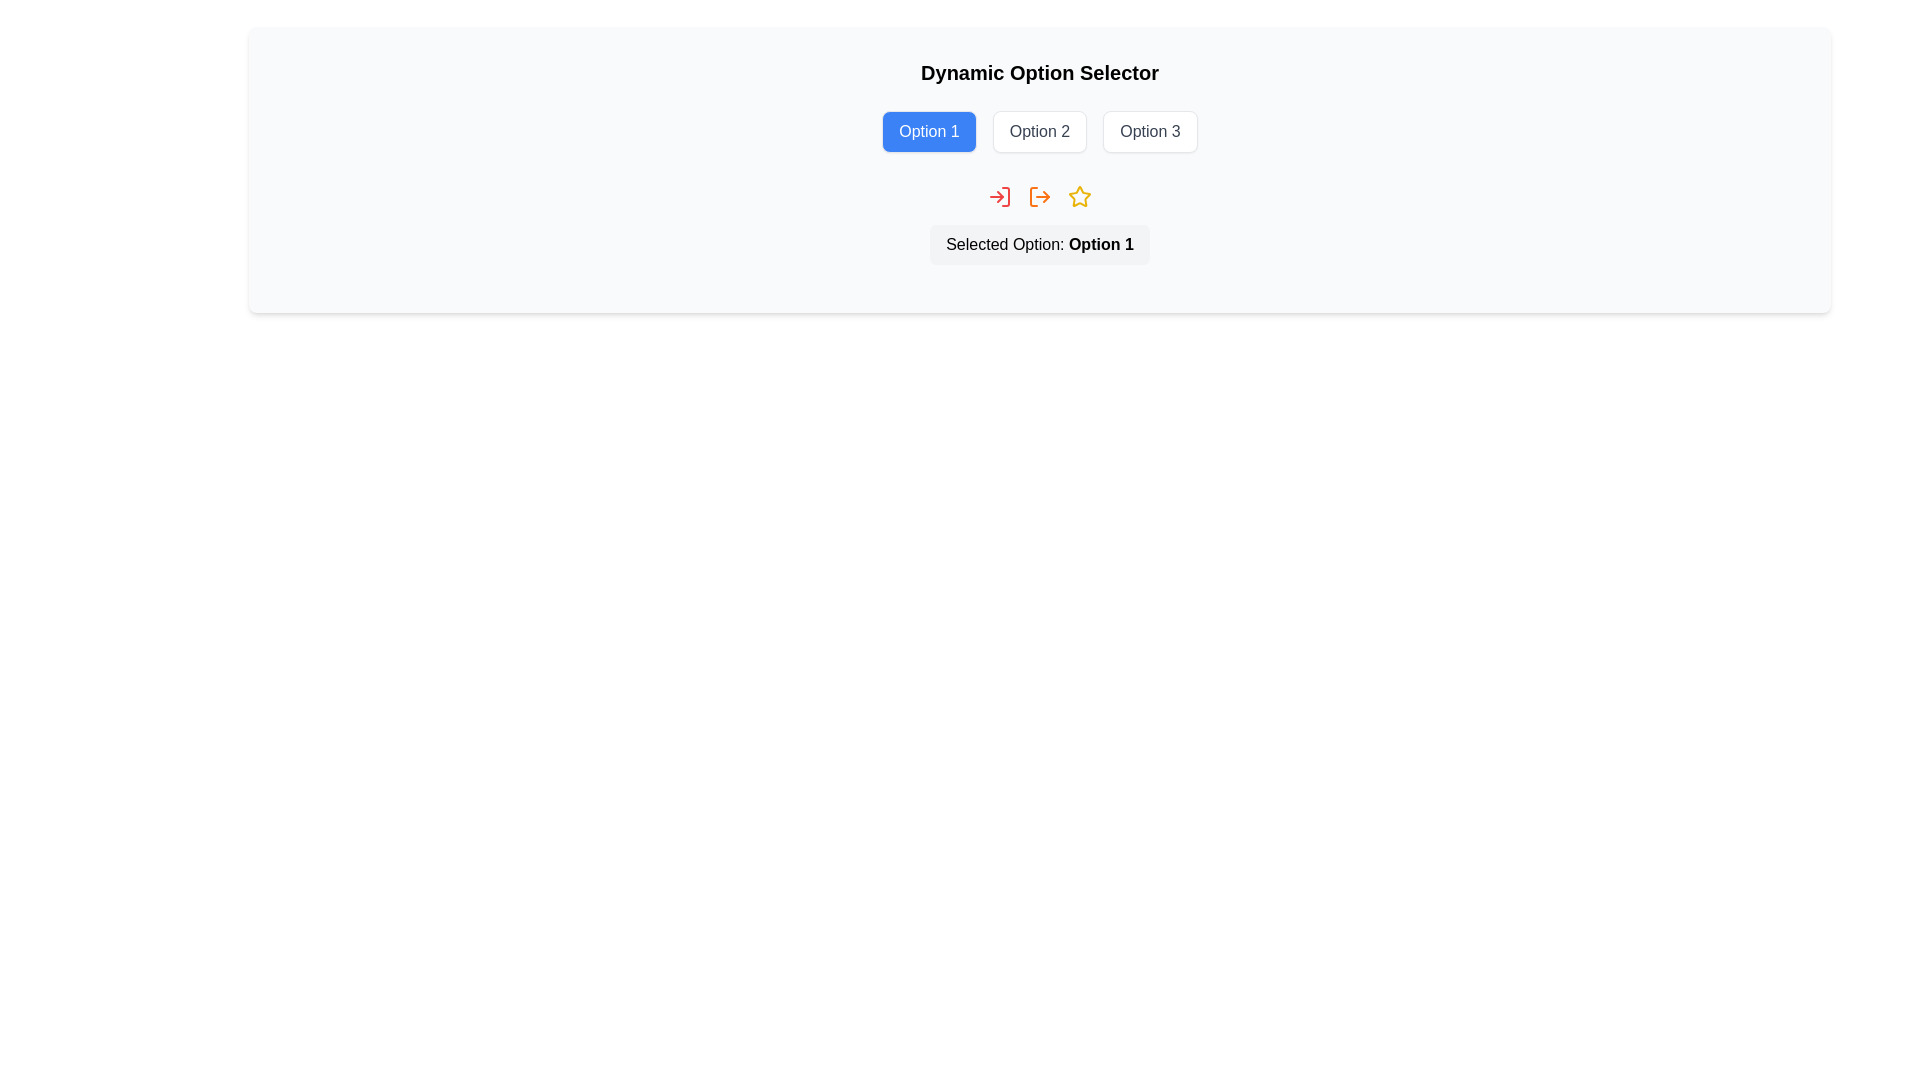  What do you see at coordinates (1100, 243) in the screenshot?
I see `the text label displaying 'Option 1', which is part of the message 'Selected Option: Option 1', aligned to the right and emphasized in bold` at bounding box center [1100, 243].